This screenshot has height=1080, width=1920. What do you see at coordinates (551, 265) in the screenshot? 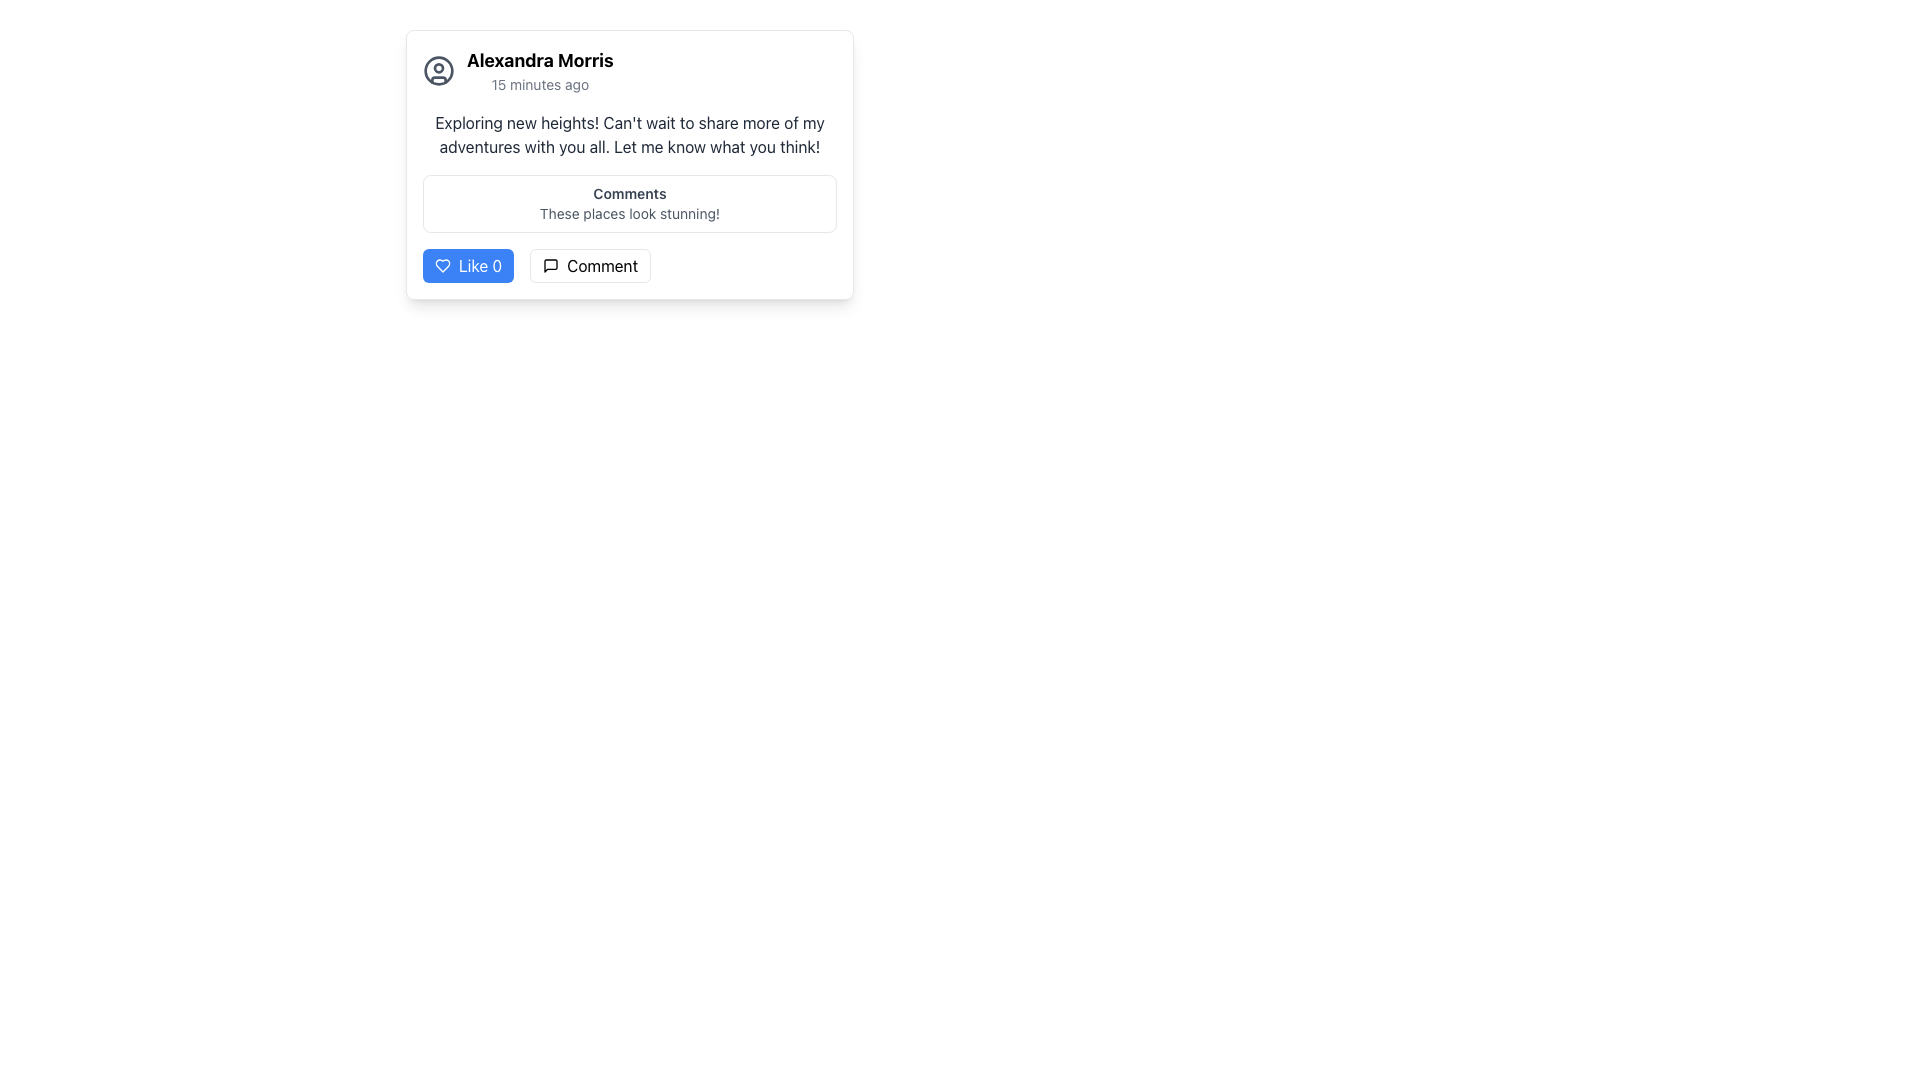
I see `the design of the commenting icon located inside the 'Comment' button, to the left of the 'Comment' label text` at bounding box center [551, 265].